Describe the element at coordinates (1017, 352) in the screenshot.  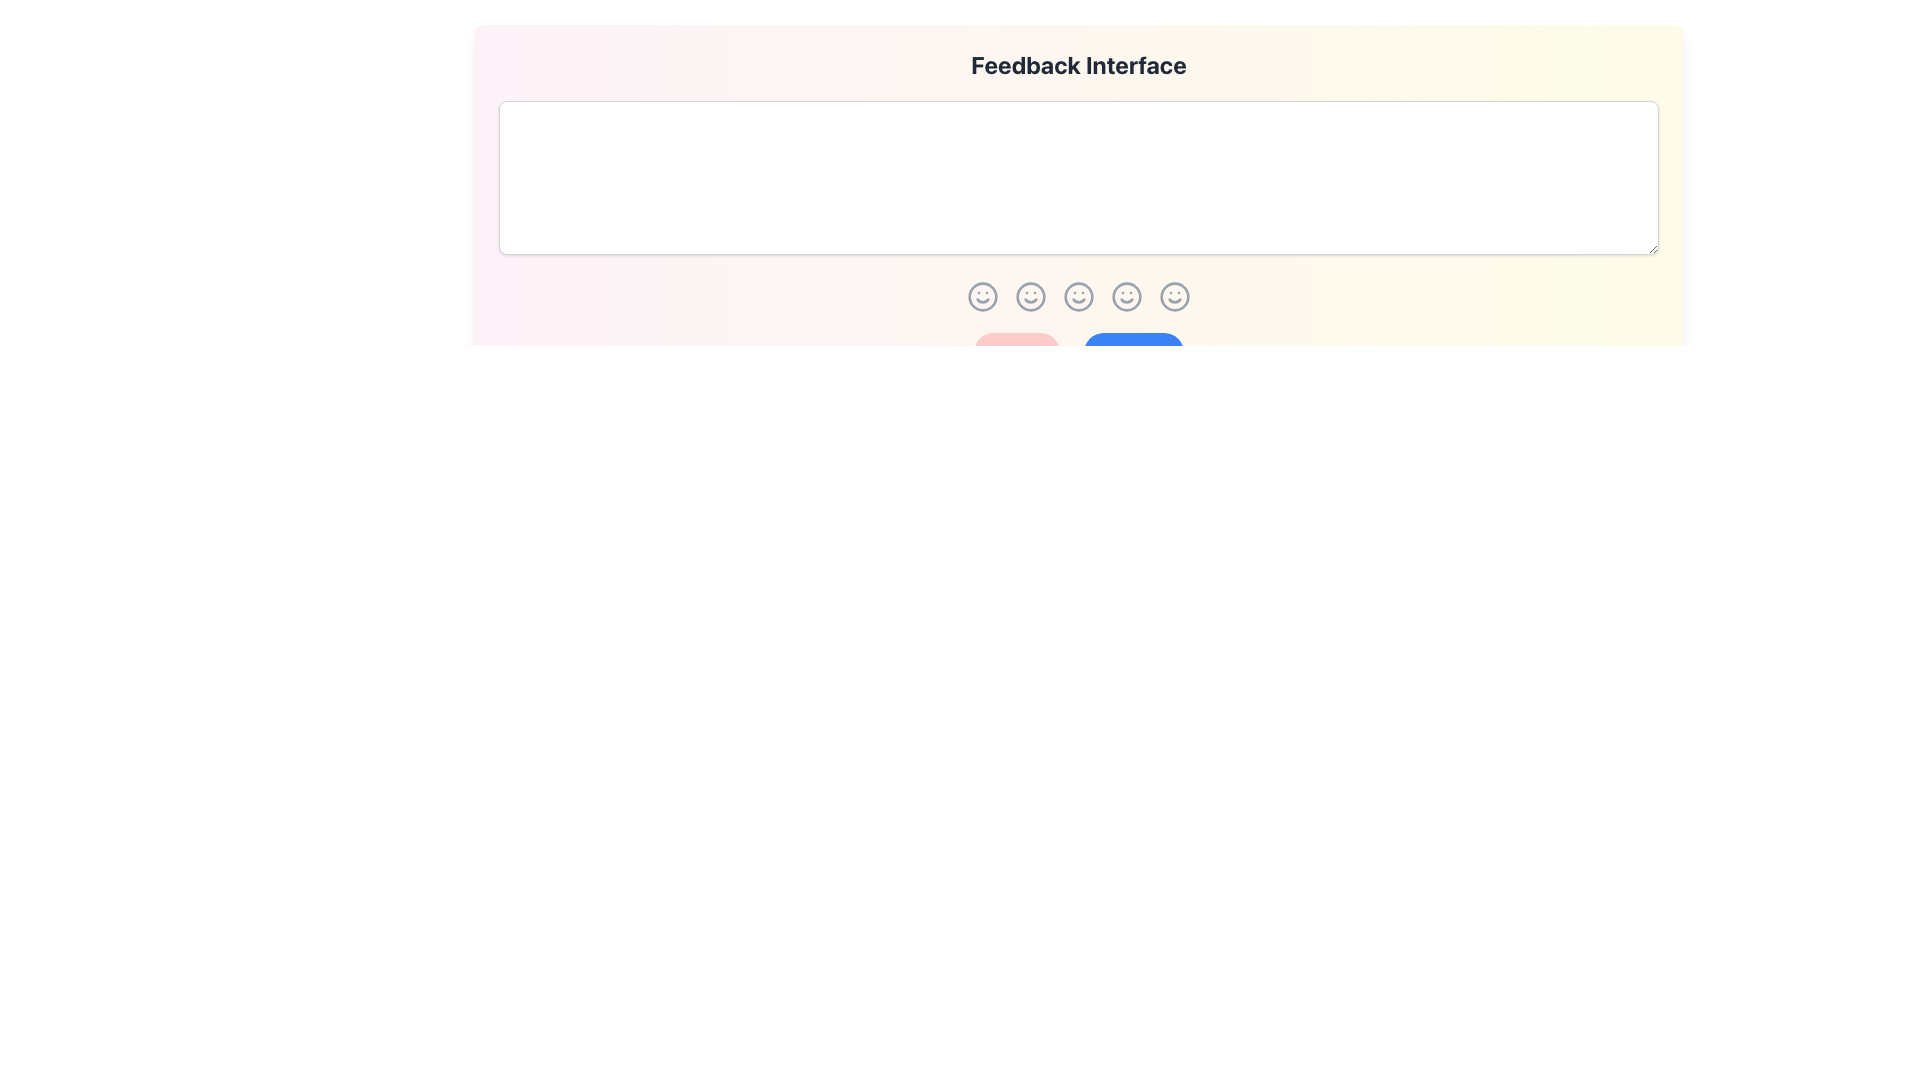
I see `the first button in the 'Feedback Interface' section to clear any user input or feedback` at that location.